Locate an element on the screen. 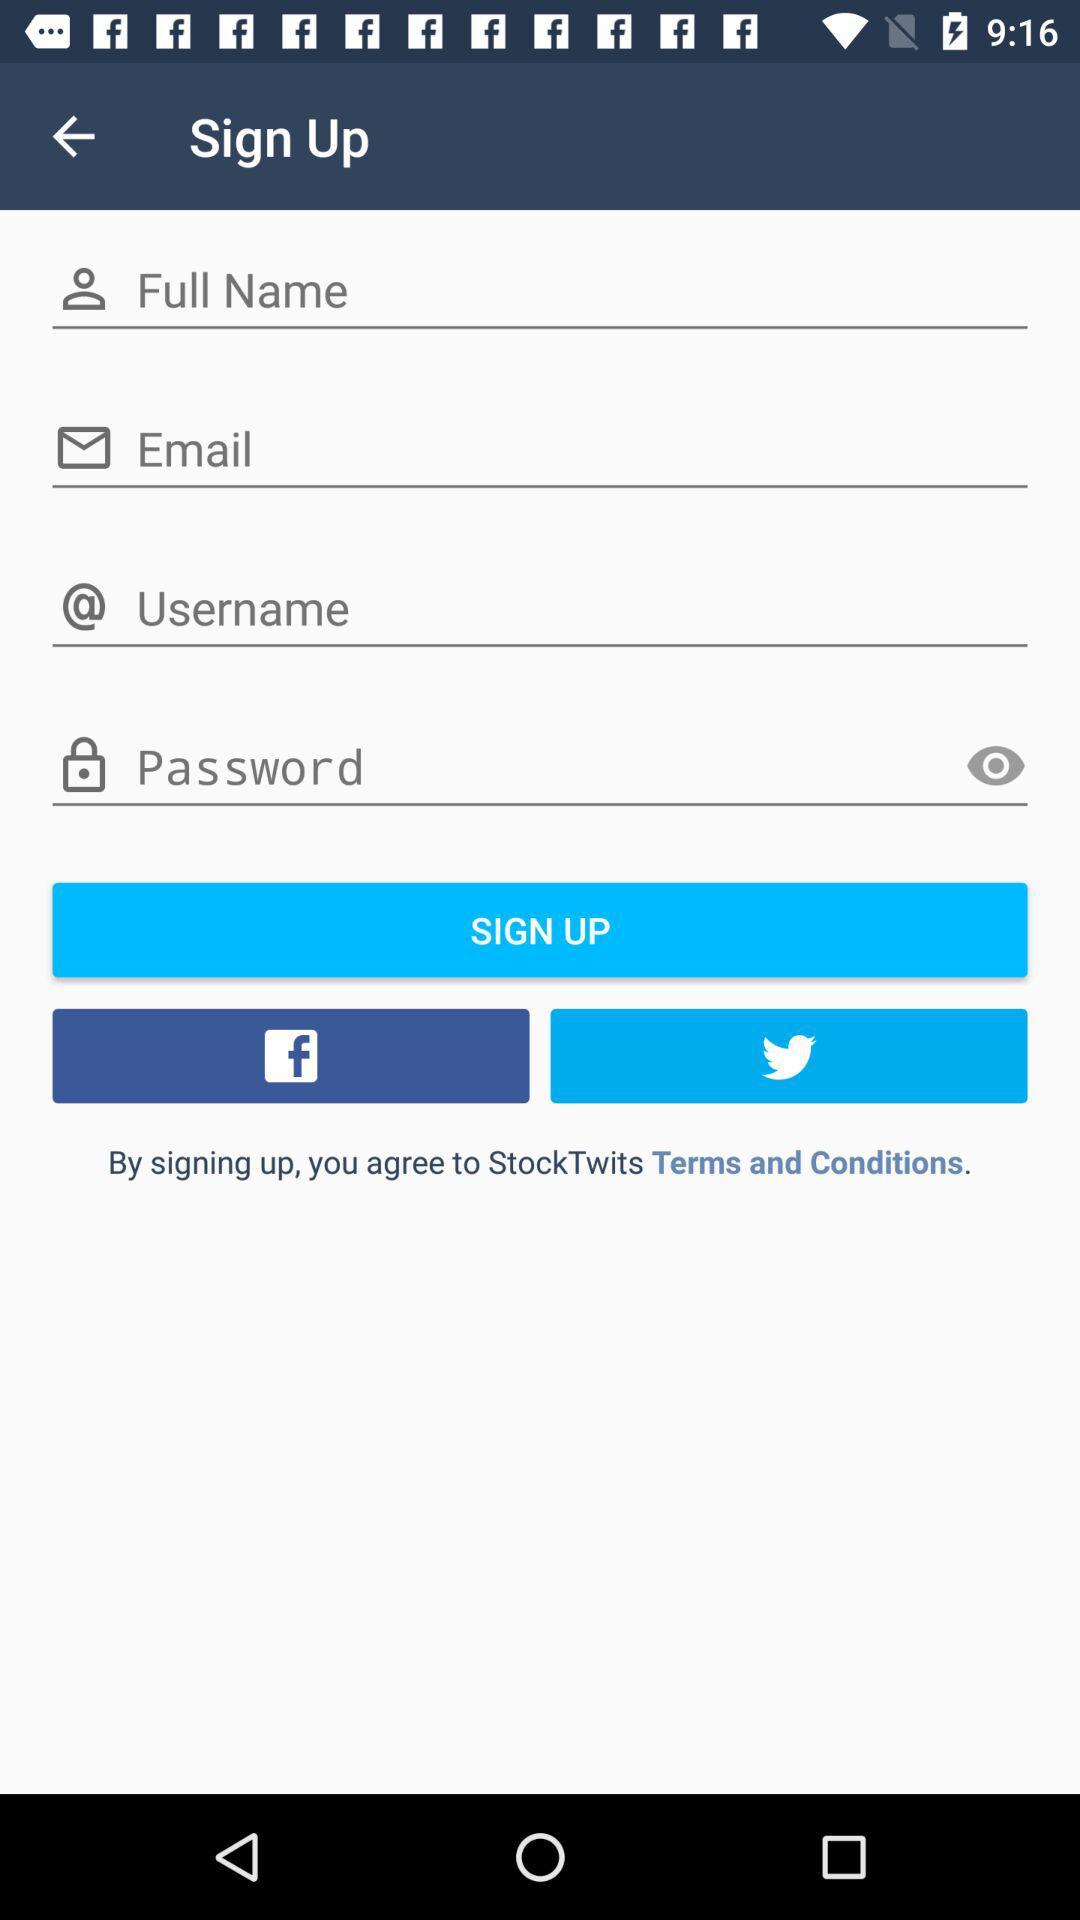 The width and height of the screenshot is (1080, 1920). the text which is immediately below password is located at coordinates (540, 929).